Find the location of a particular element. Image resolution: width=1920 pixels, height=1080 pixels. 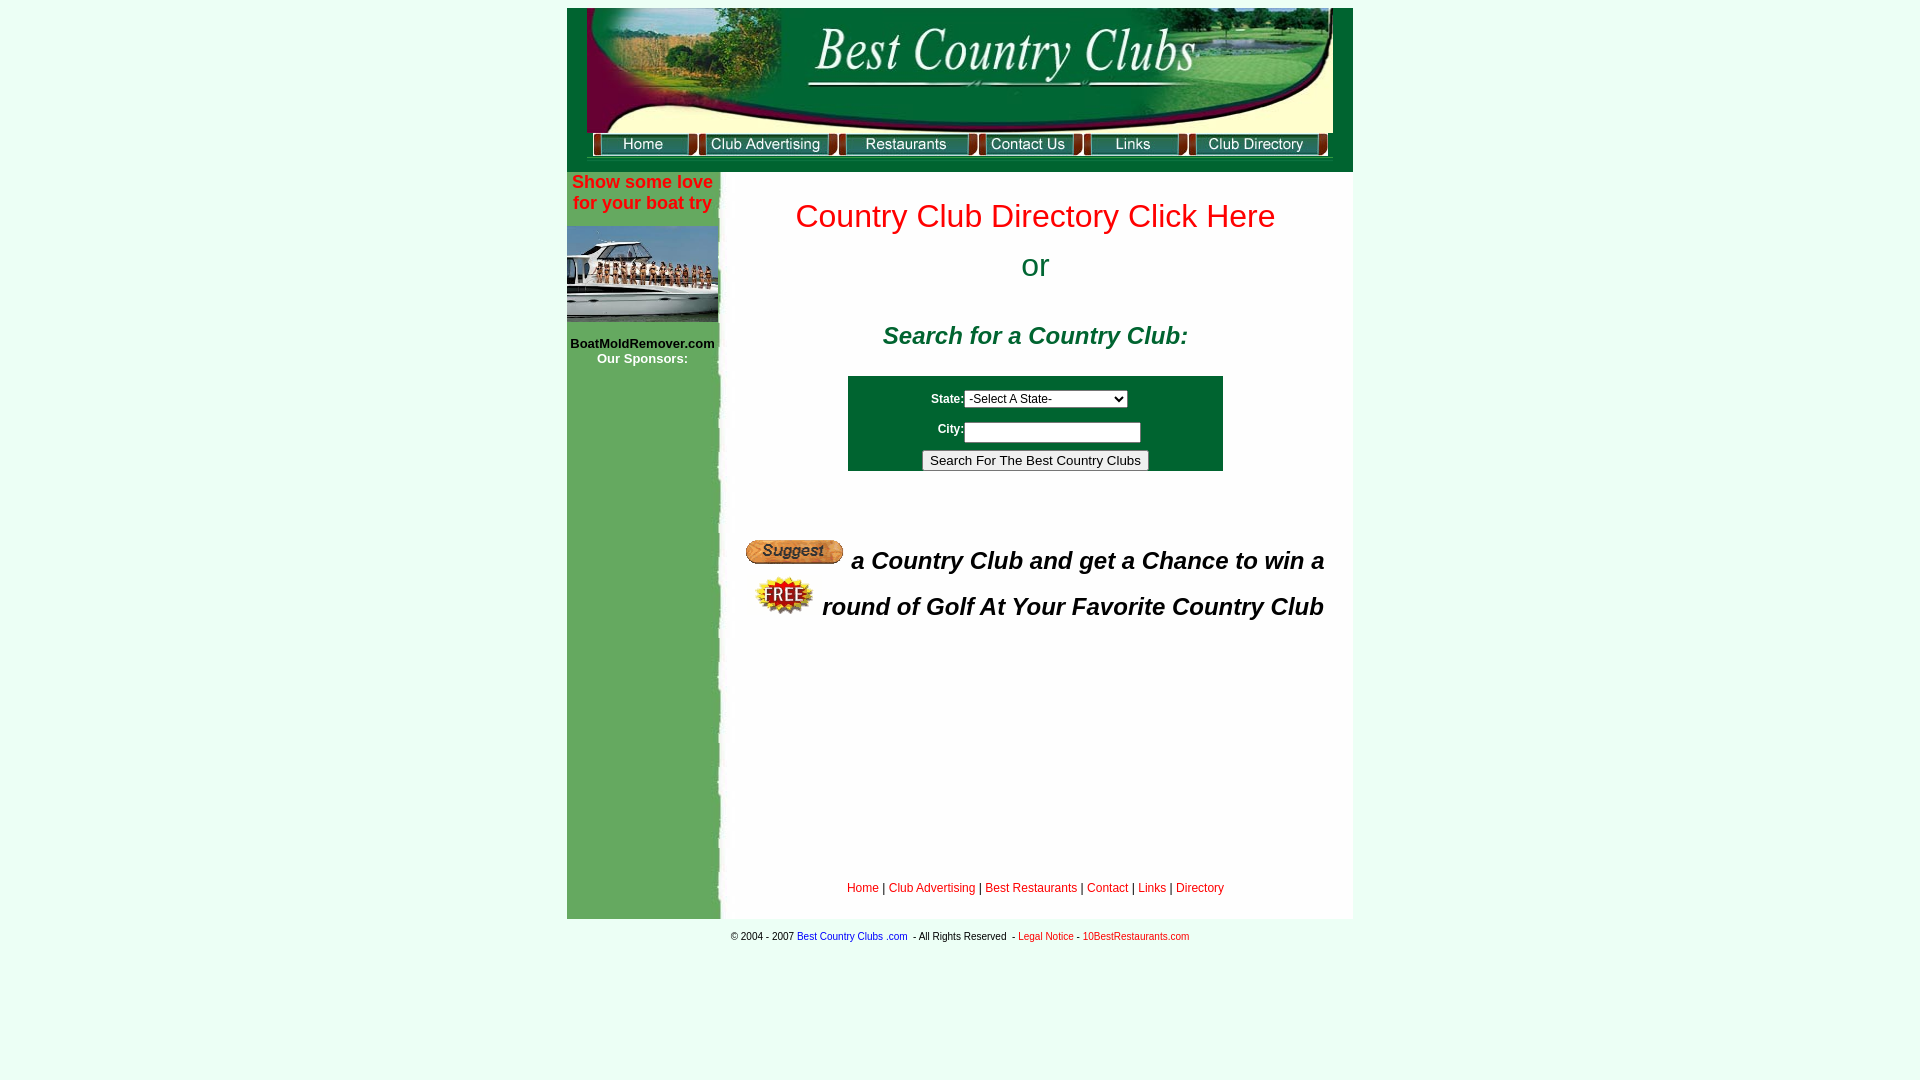

'Best Country Clubs .com' is located at coordinates (795, 936).